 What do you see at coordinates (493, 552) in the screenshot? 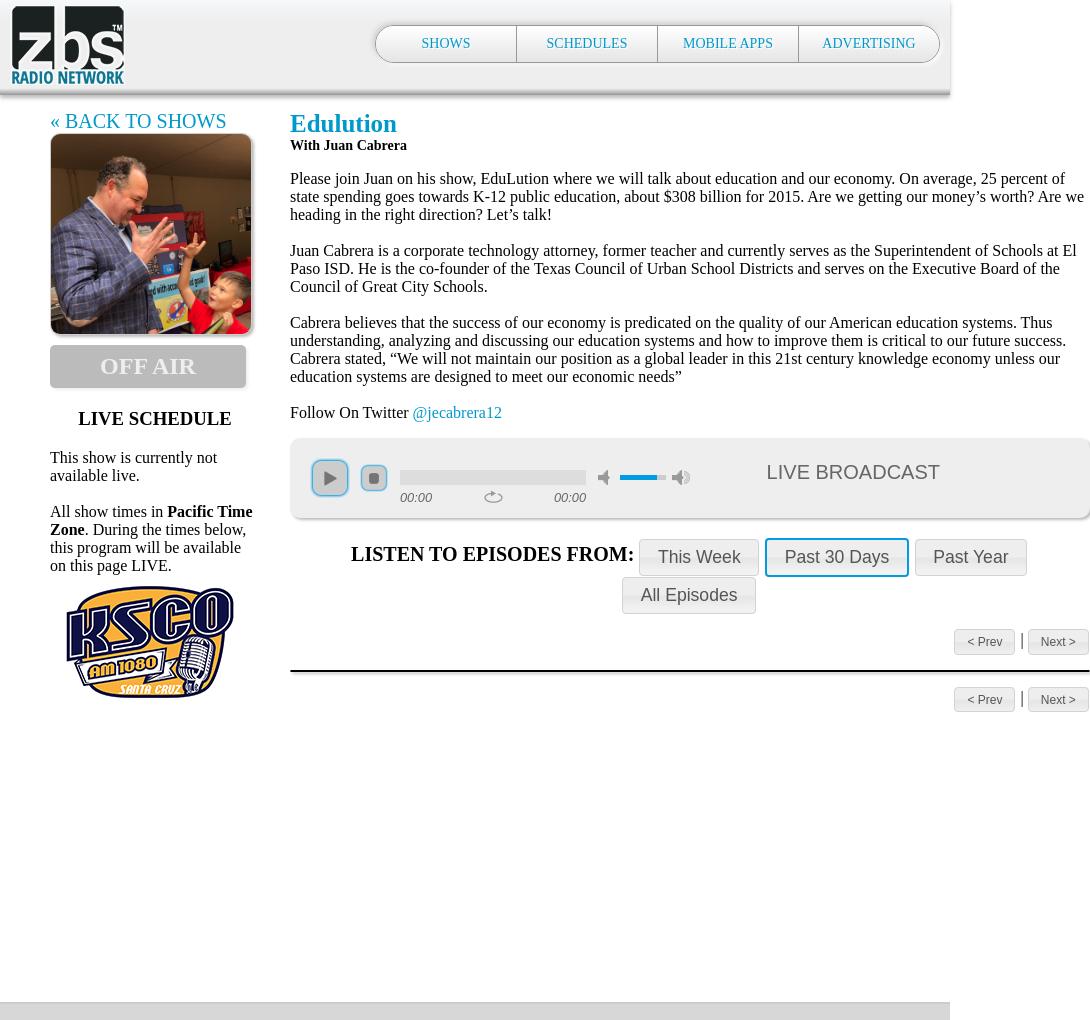
I see `'LISTEN TO EPISODES FROM:'` at bounding box center [493, 552].